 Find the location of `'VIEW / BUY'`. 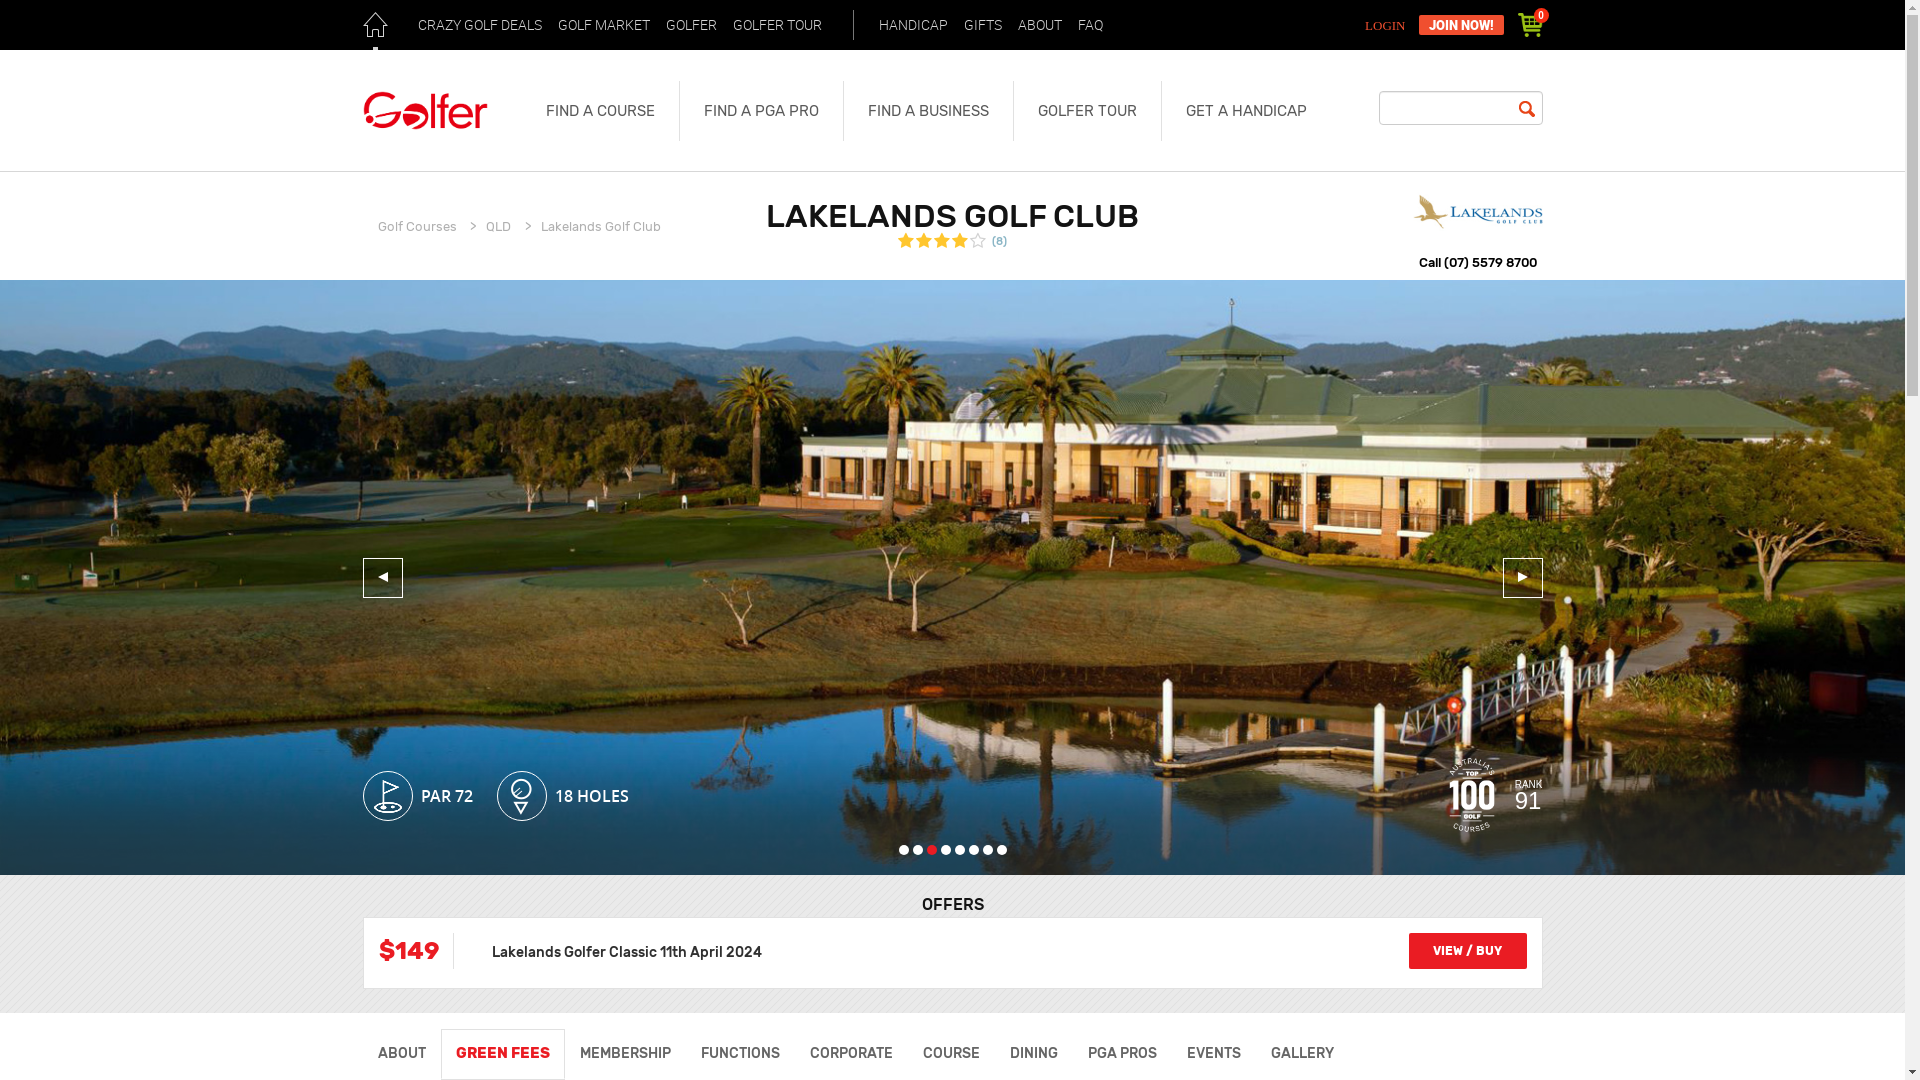

'VIEW / BUY' is located at coordinates (1467, 950).